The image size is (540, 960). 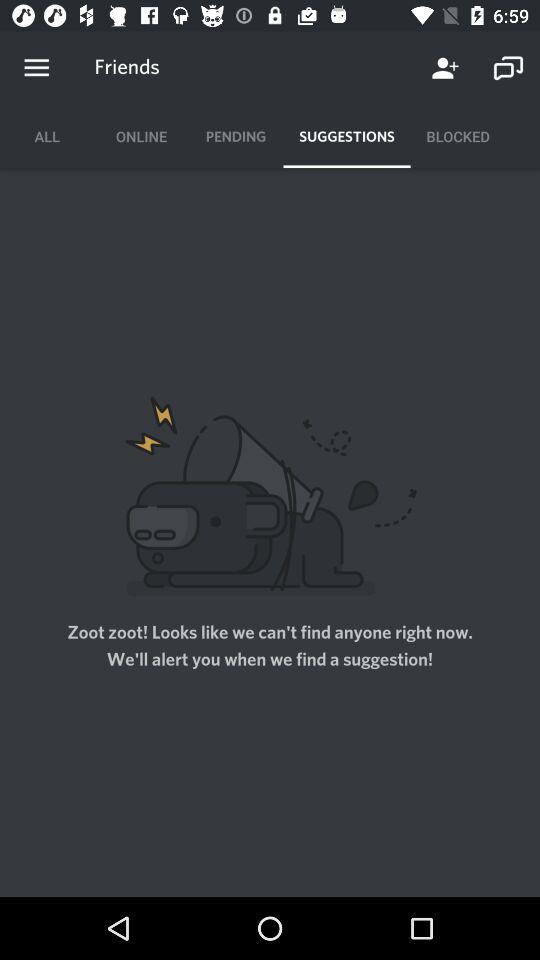 What do you see at coordinates (36, 68) in the screenshot?
I see `options menu` at bounding box center [36, 68].